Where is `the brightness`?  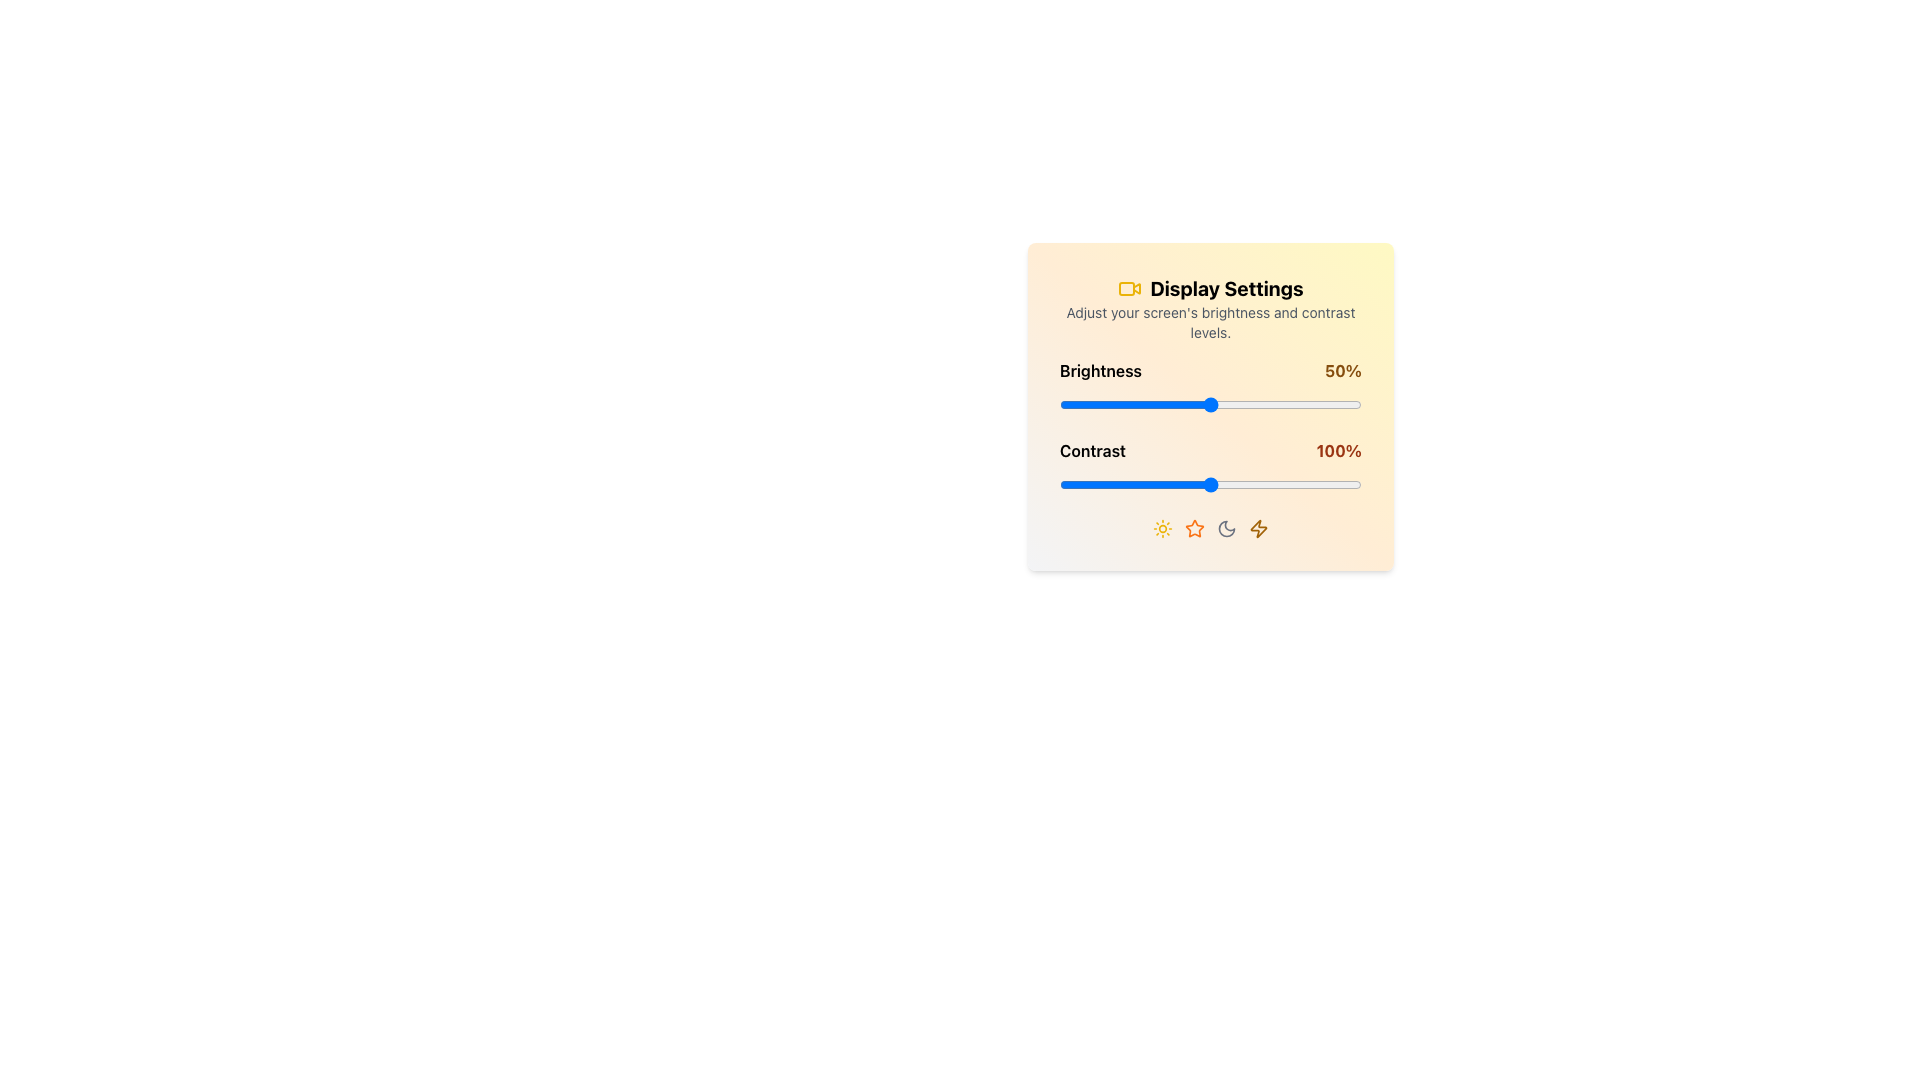 the brightness is located at coordinates (1207, 405).